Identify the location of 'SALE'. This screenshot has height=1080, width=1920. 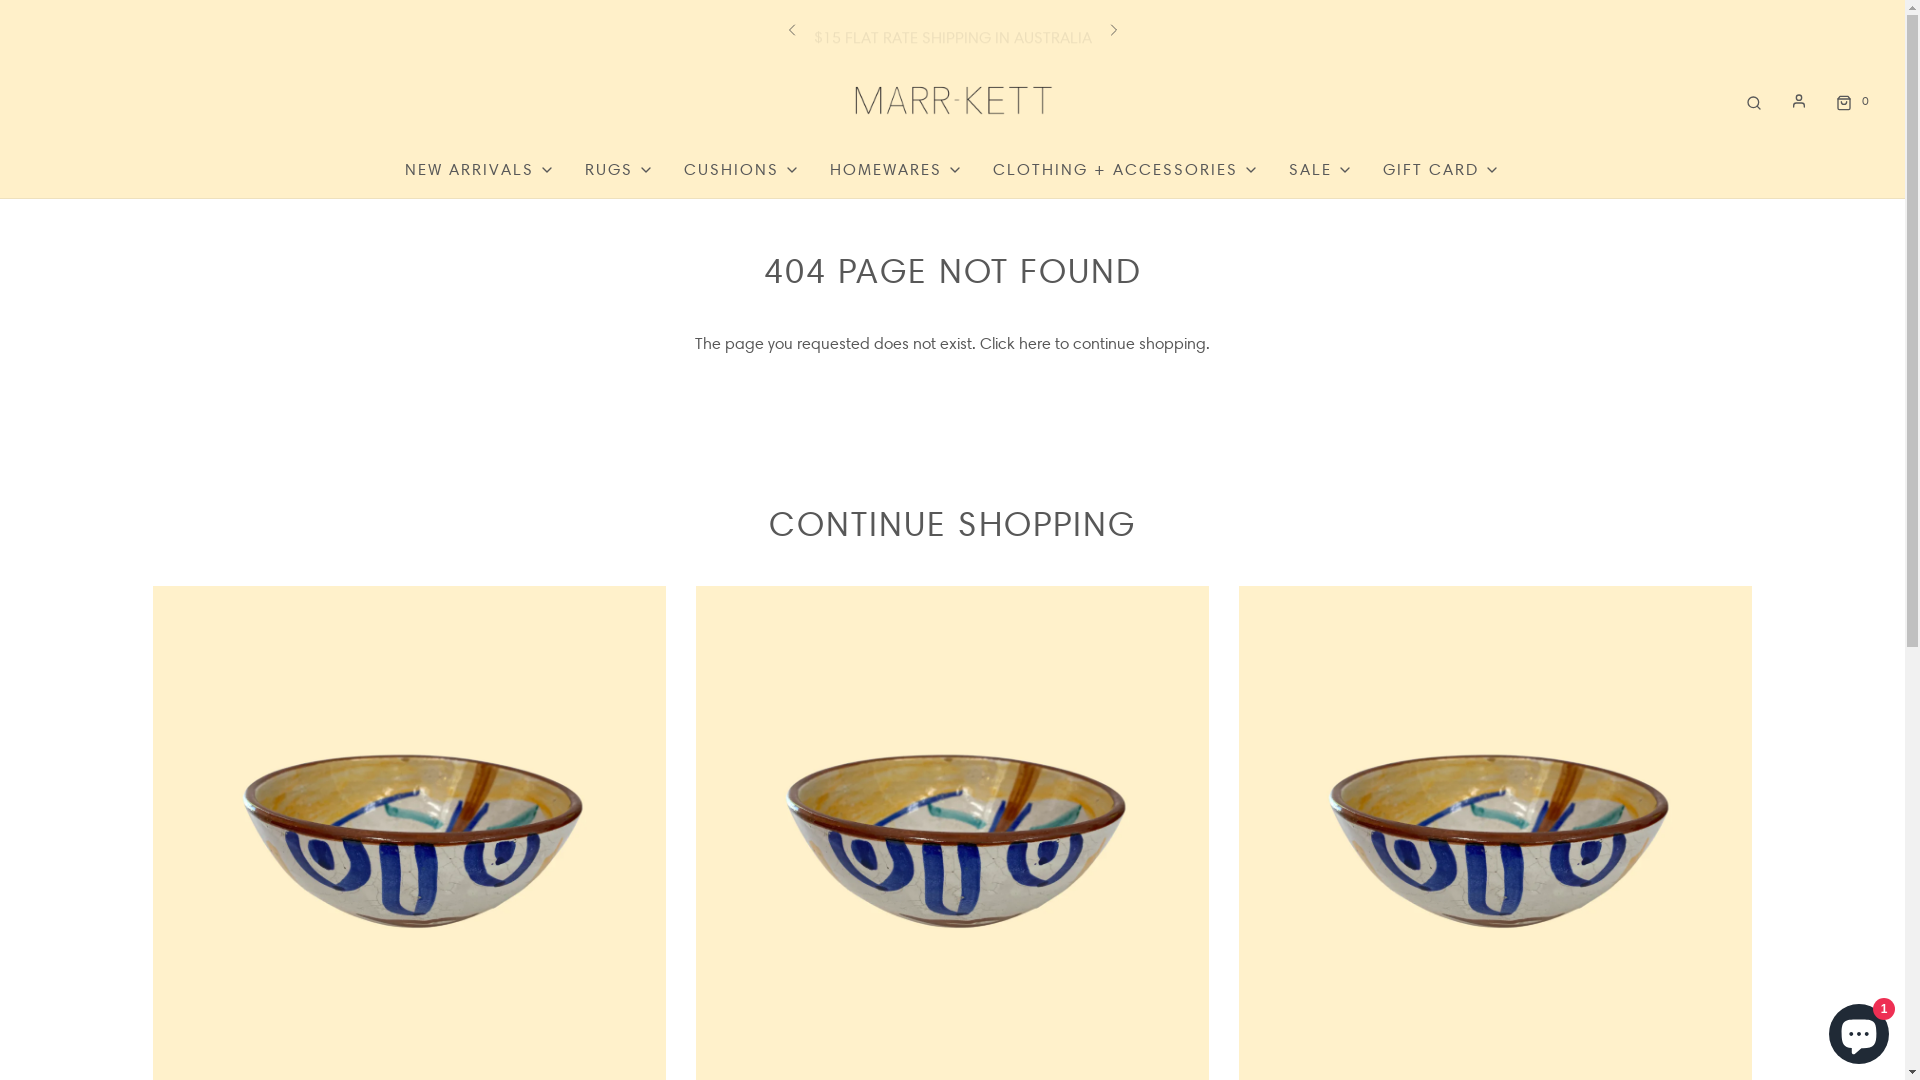
(1320, 168).